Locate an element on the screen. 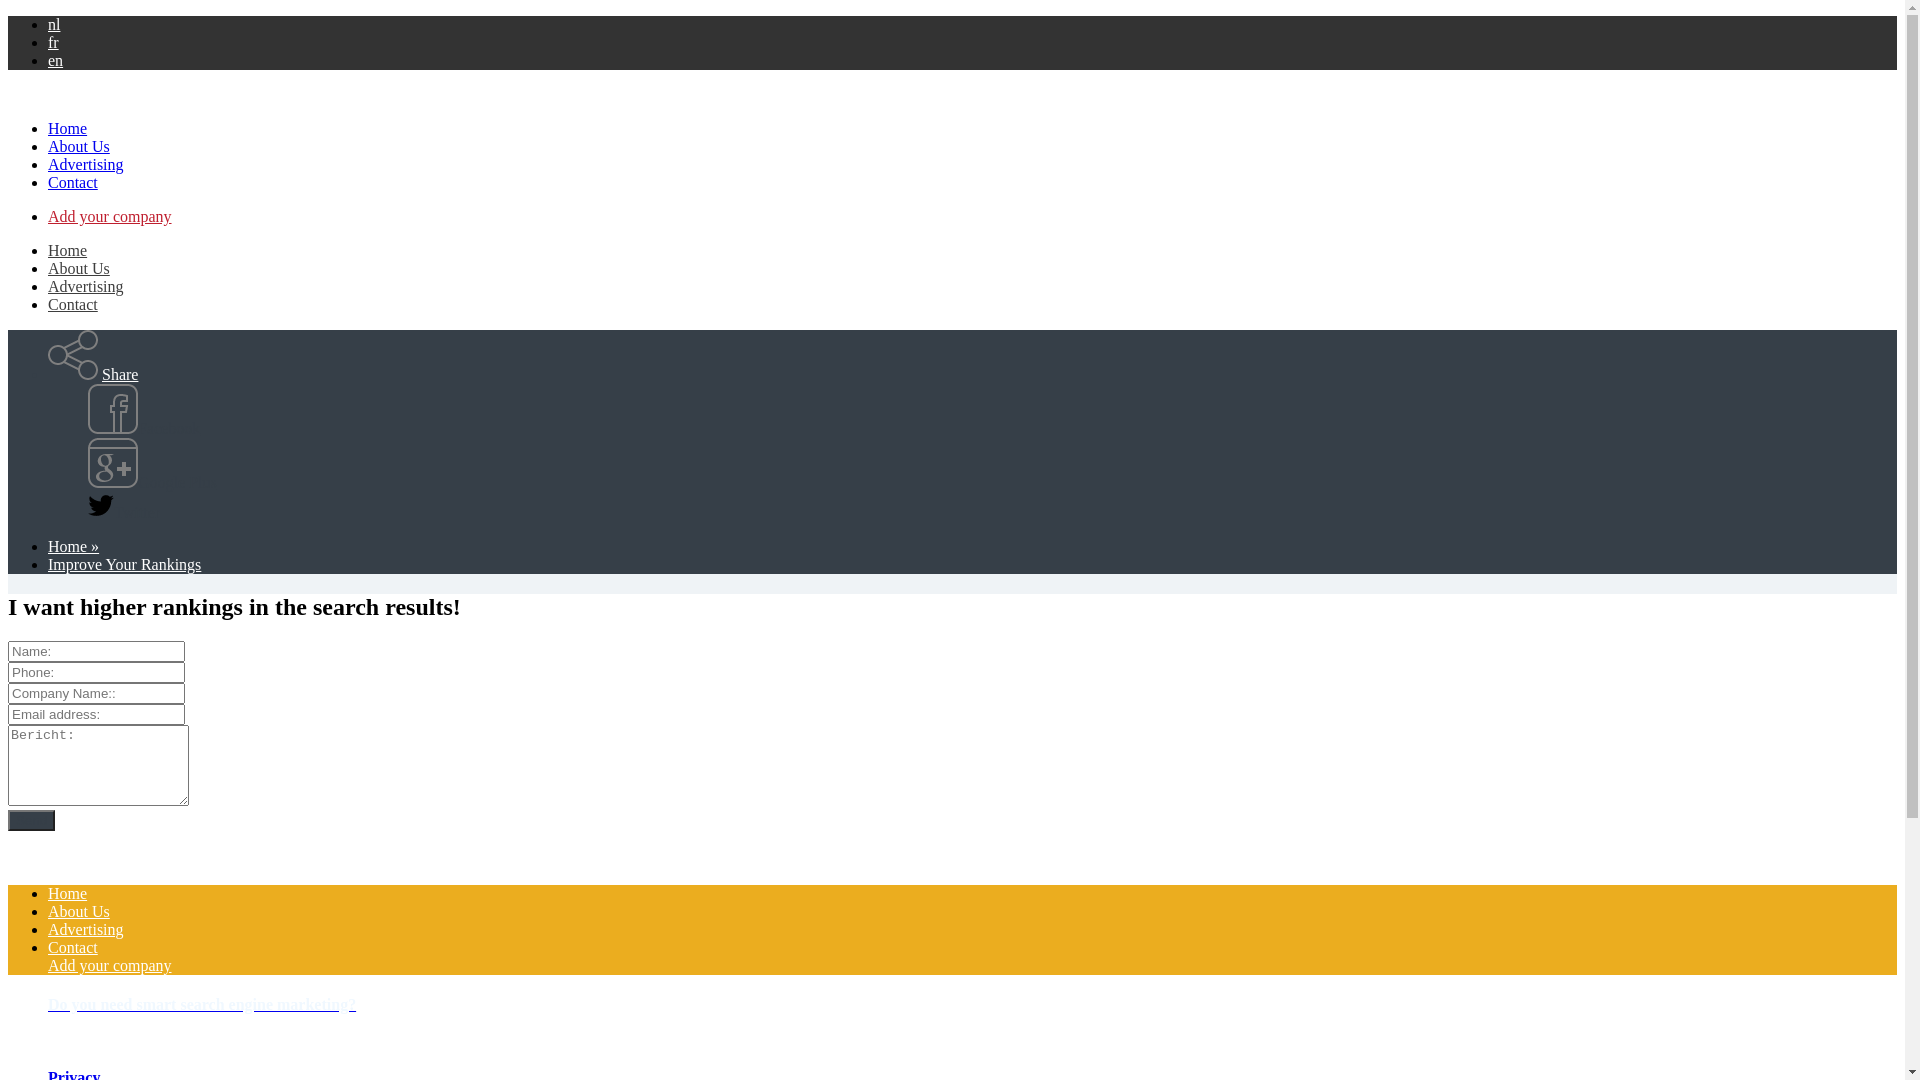  'Improve Your Rankings' is located at coordinates (48, 564).